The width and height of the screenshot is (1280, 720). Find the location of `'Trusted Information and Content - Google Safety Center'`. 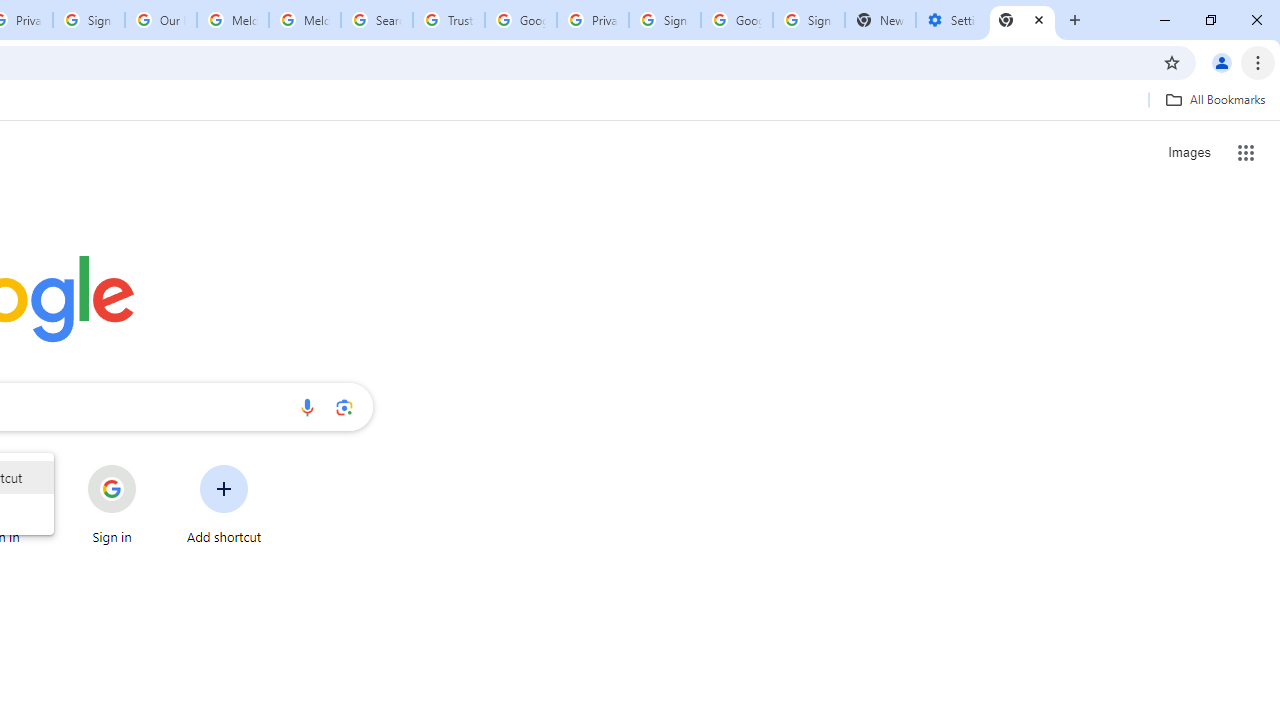

'Trusted Information and Content - Google Safety Center' is located at coordinates (448, 20).